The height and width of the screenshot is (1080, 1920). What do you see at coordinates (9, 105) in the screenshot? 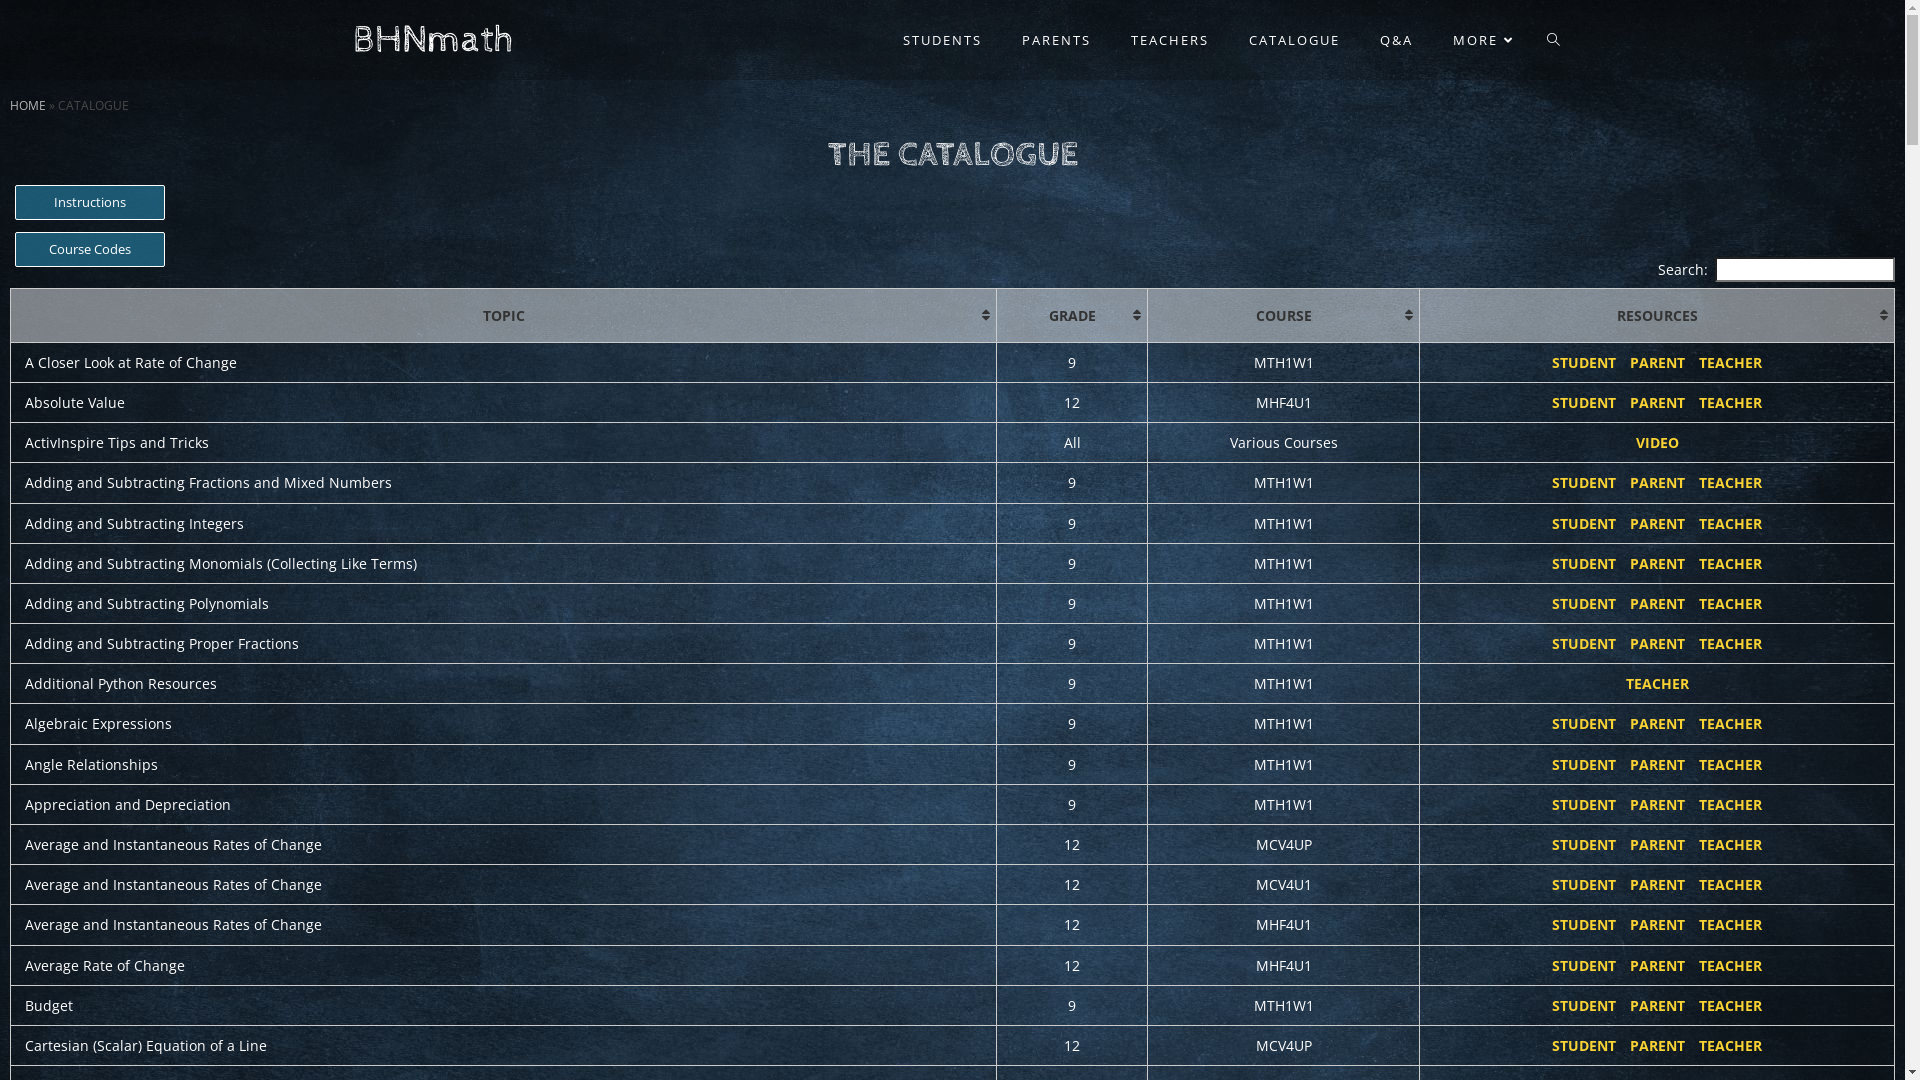
I see `'HOME'` at bounding box center [9, 105].